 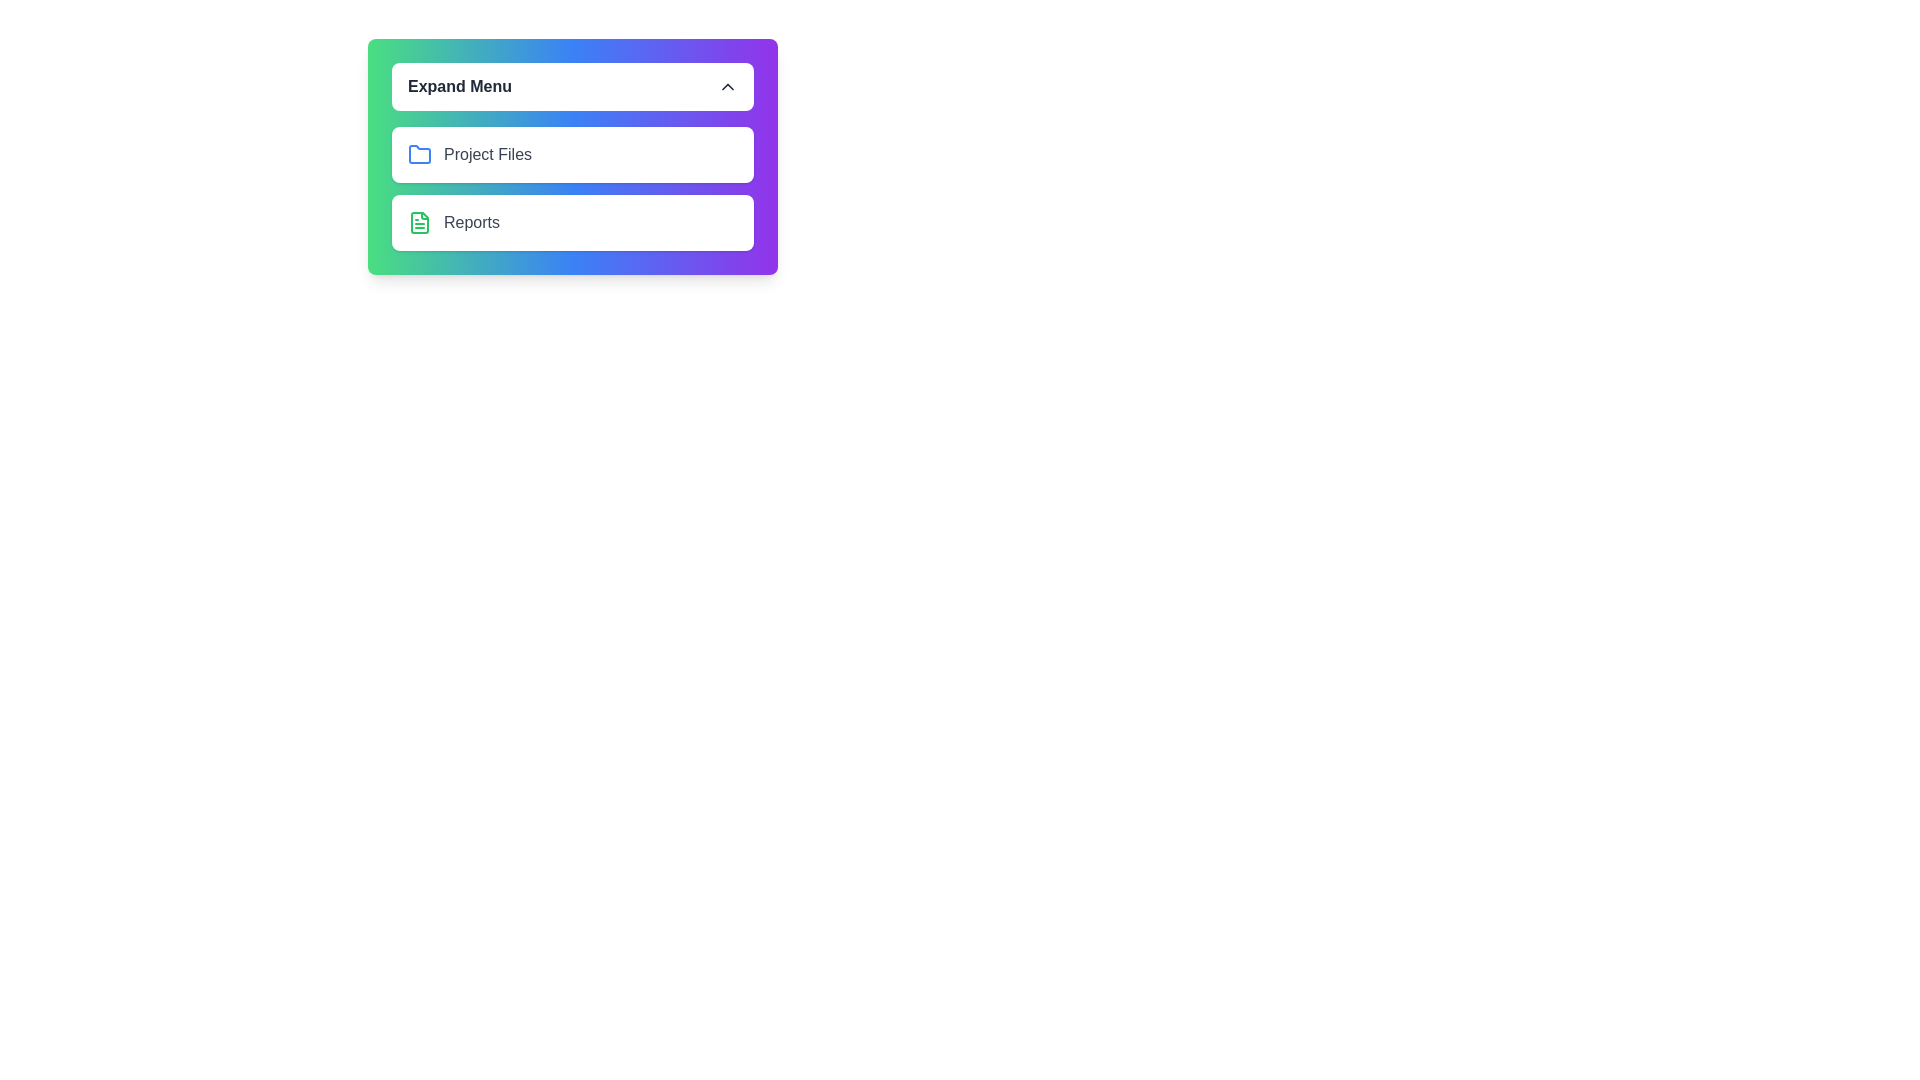 What do you see at coordinates (571, 223) in the screenshot?
I see `the clickable card for 'Reports', which is the second item in the vertical stack below 'Project Files'` at bounding box center [571, 223].